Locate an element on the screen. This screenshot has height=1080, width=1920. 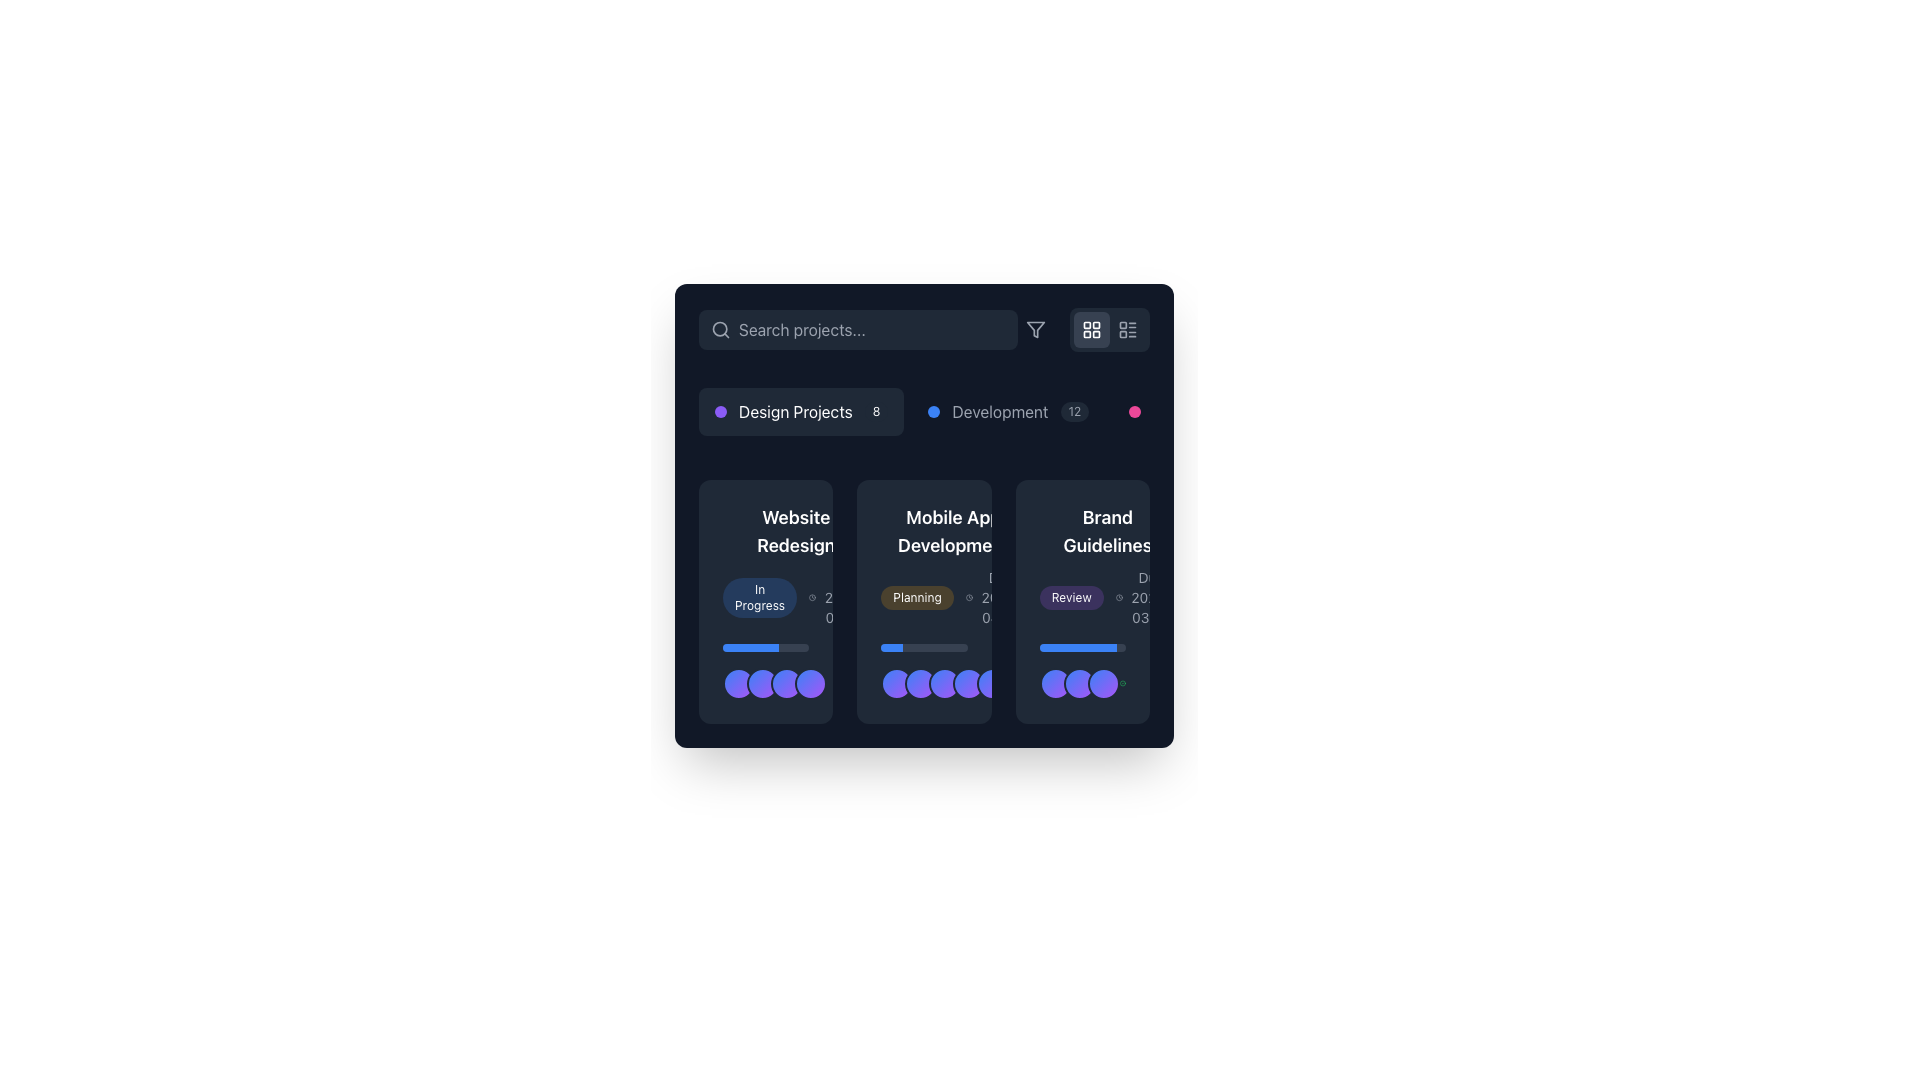
the SVG icon representing the concept of time, which is located to the left of the text block reading 'Due 2024-03-15' is located at coordinates (812, 596).